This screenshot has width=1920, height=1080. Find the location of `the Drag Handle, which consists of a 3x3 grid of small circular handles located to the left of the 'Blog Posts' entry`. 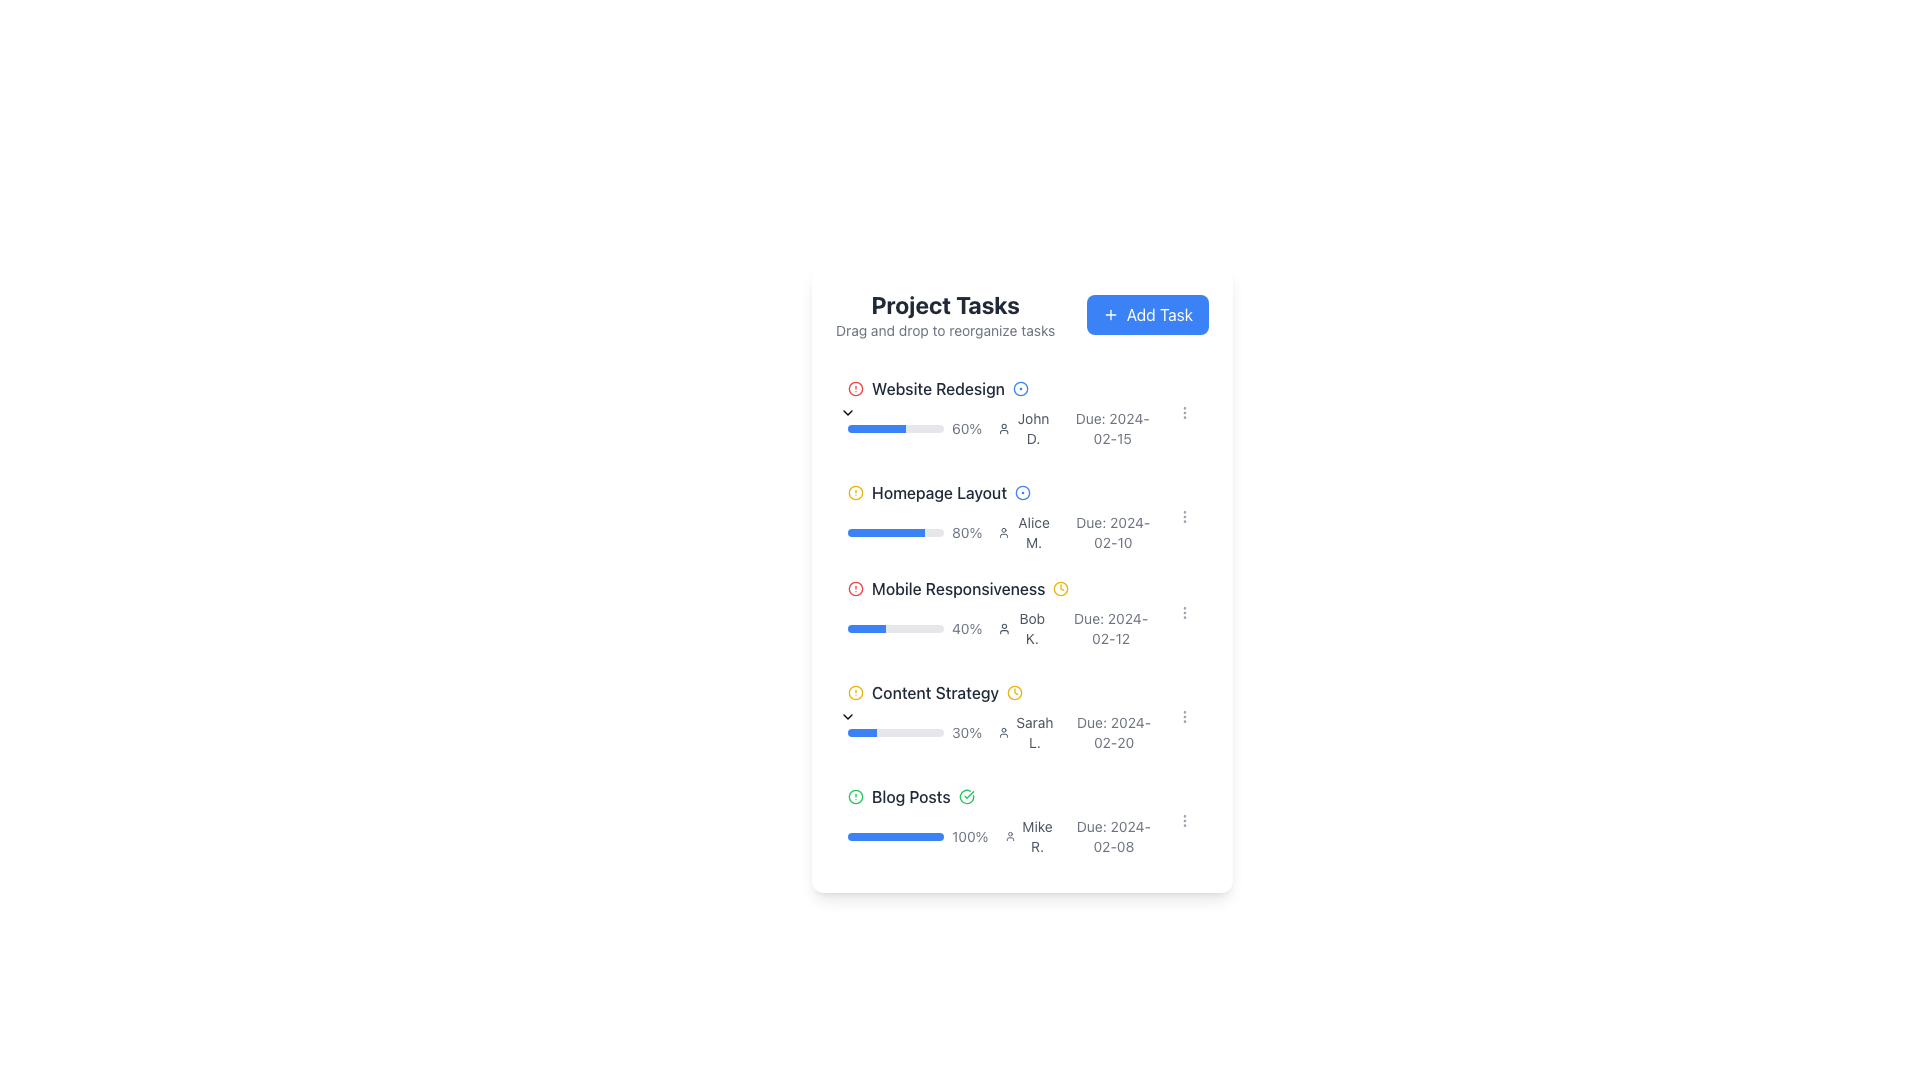

the Drag Handle, which consists of a 3x3 grid of small circular handles located to the left of the 'Blog Posts' entry is located at coordinates (824, 821).